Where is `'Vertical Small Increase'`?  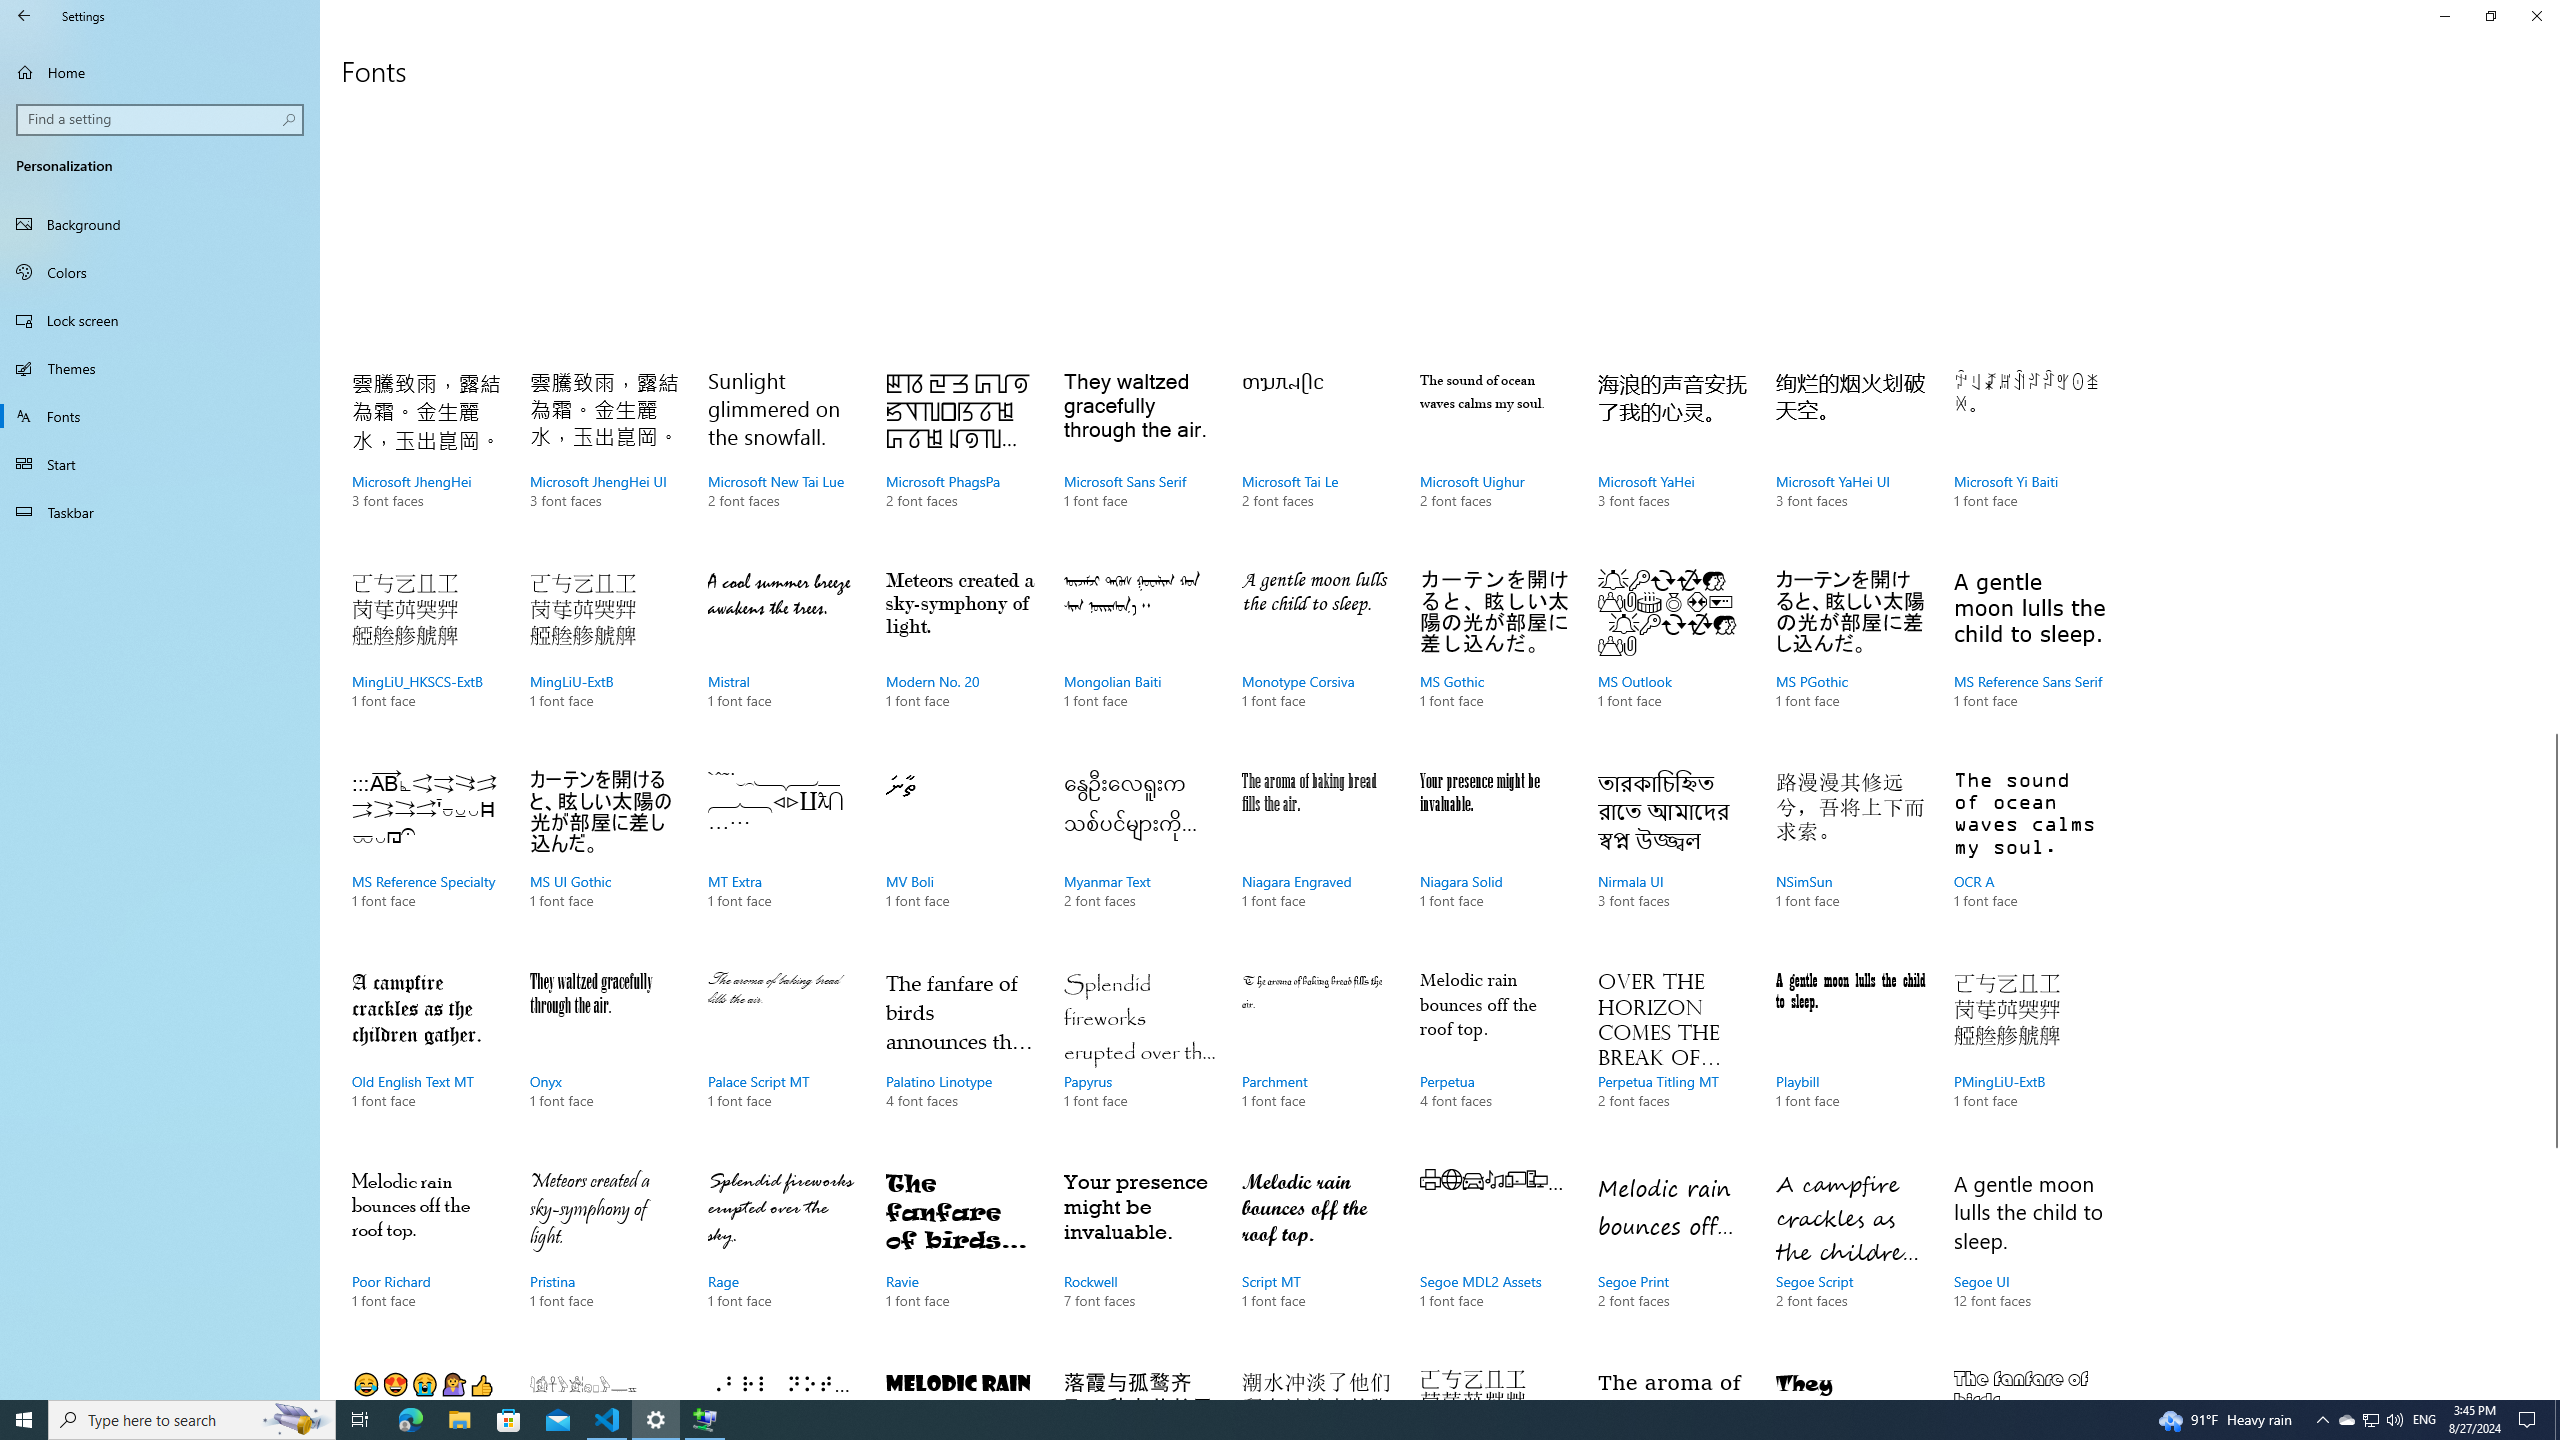 'Vertical Small Increase' is located at coordinates (2551, 1390).